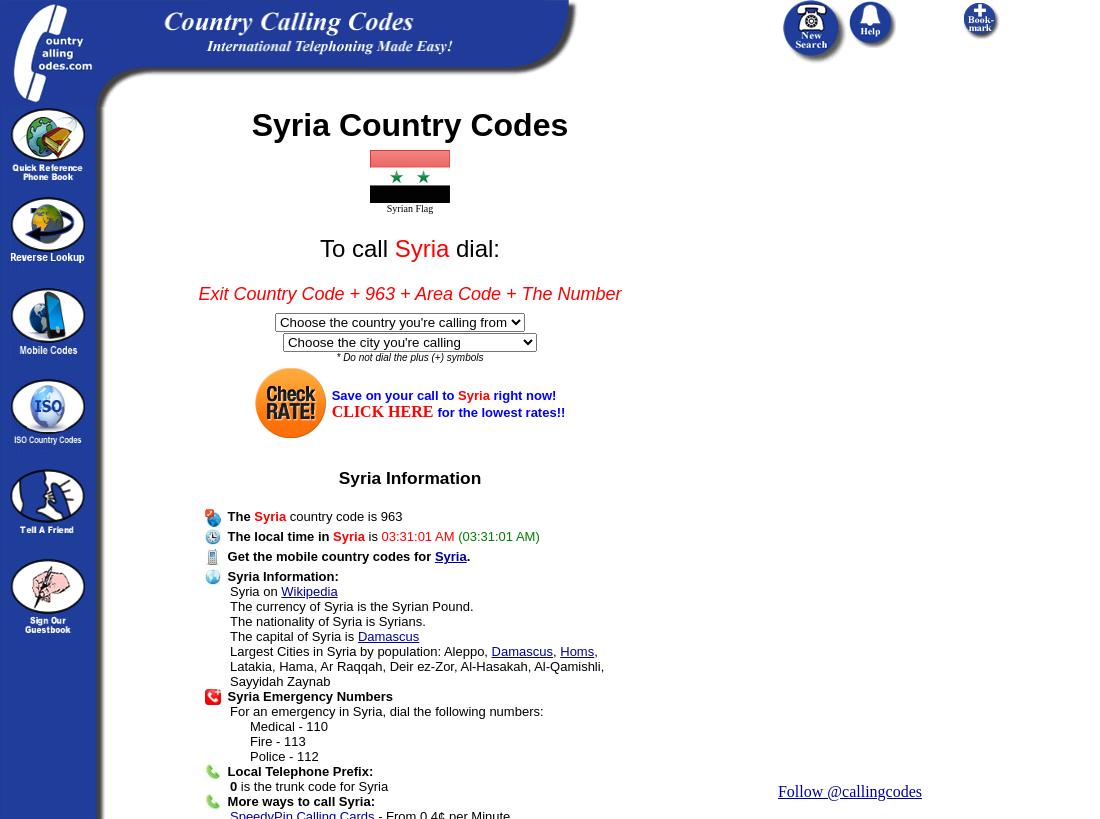 This screenshot has height=819, width=1100. What do you see at coordinates (381, 536) in the screenshot?
I see `'03:31:01 AM'` at bounding box center [381, 536].